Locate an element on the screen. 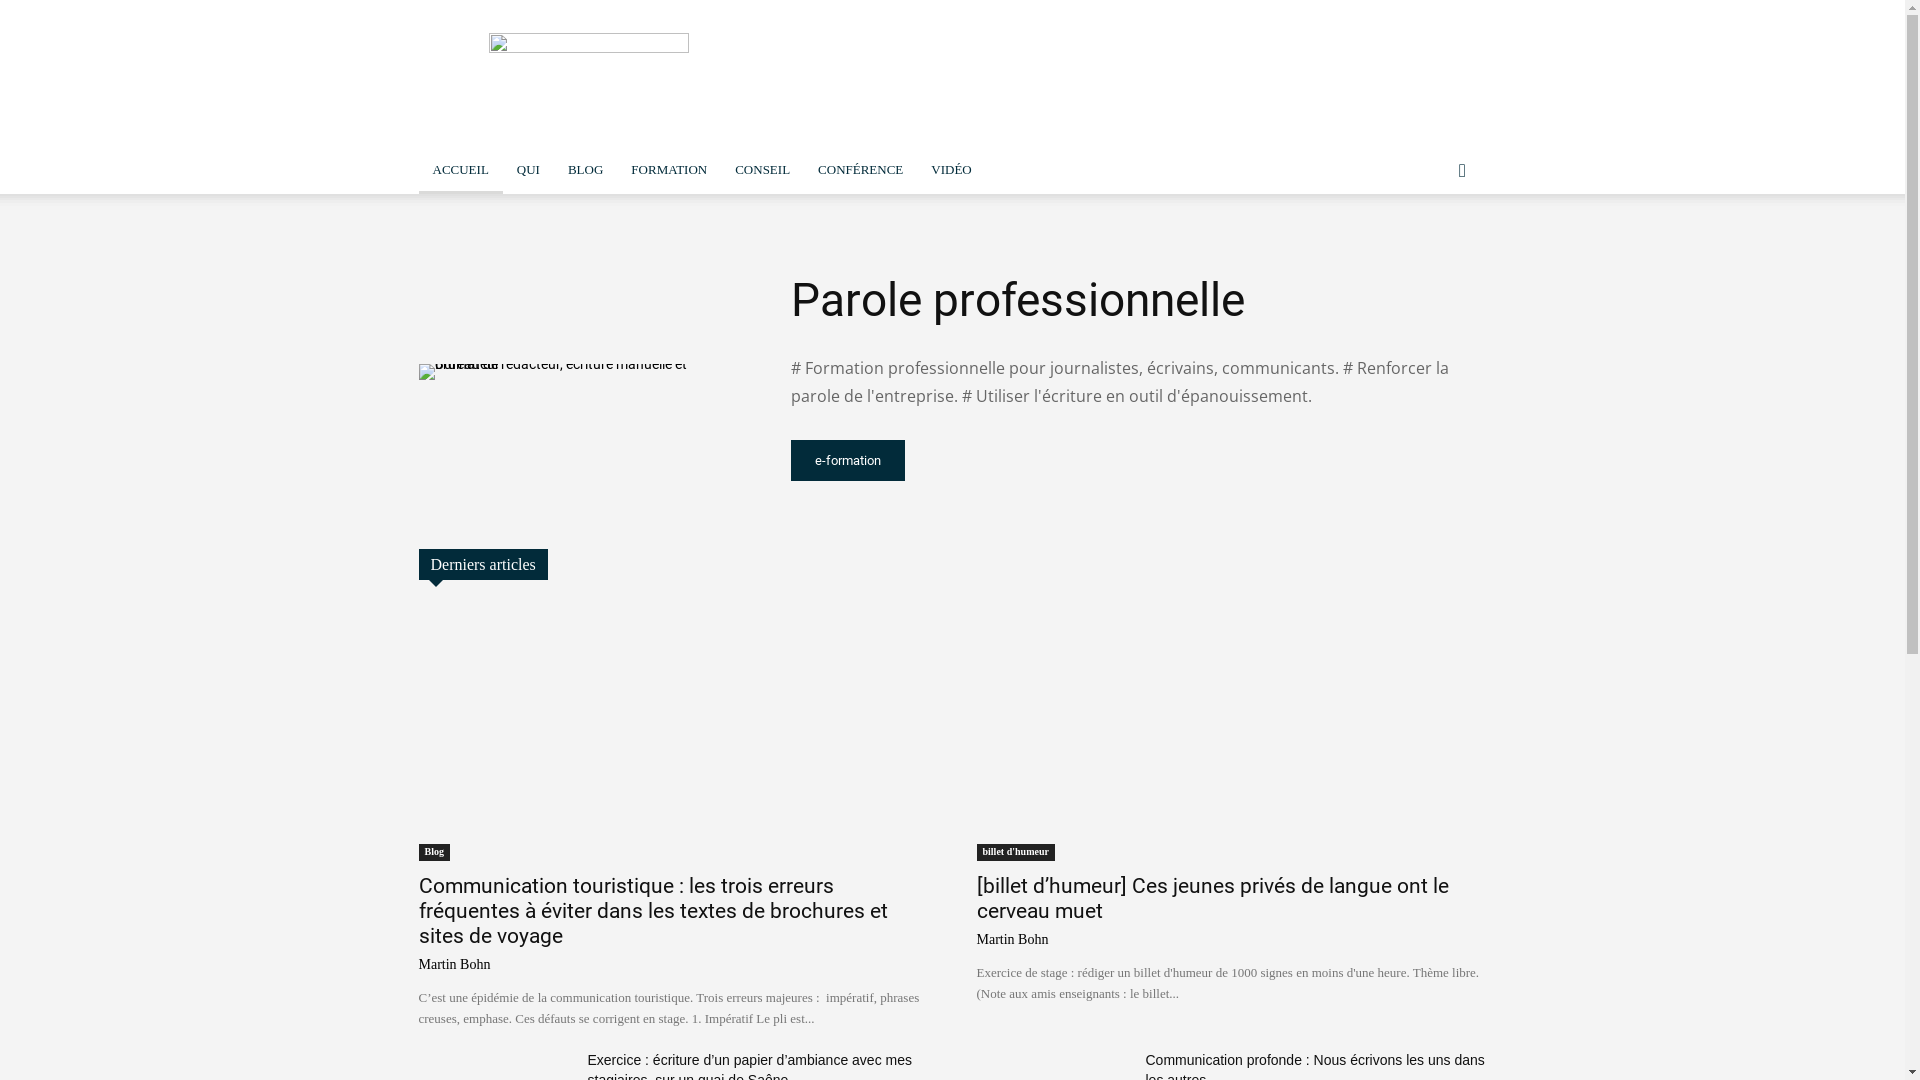 This screenshot has height=1080, width=1920. 'e-formation' is located at coordinates (789, 460).